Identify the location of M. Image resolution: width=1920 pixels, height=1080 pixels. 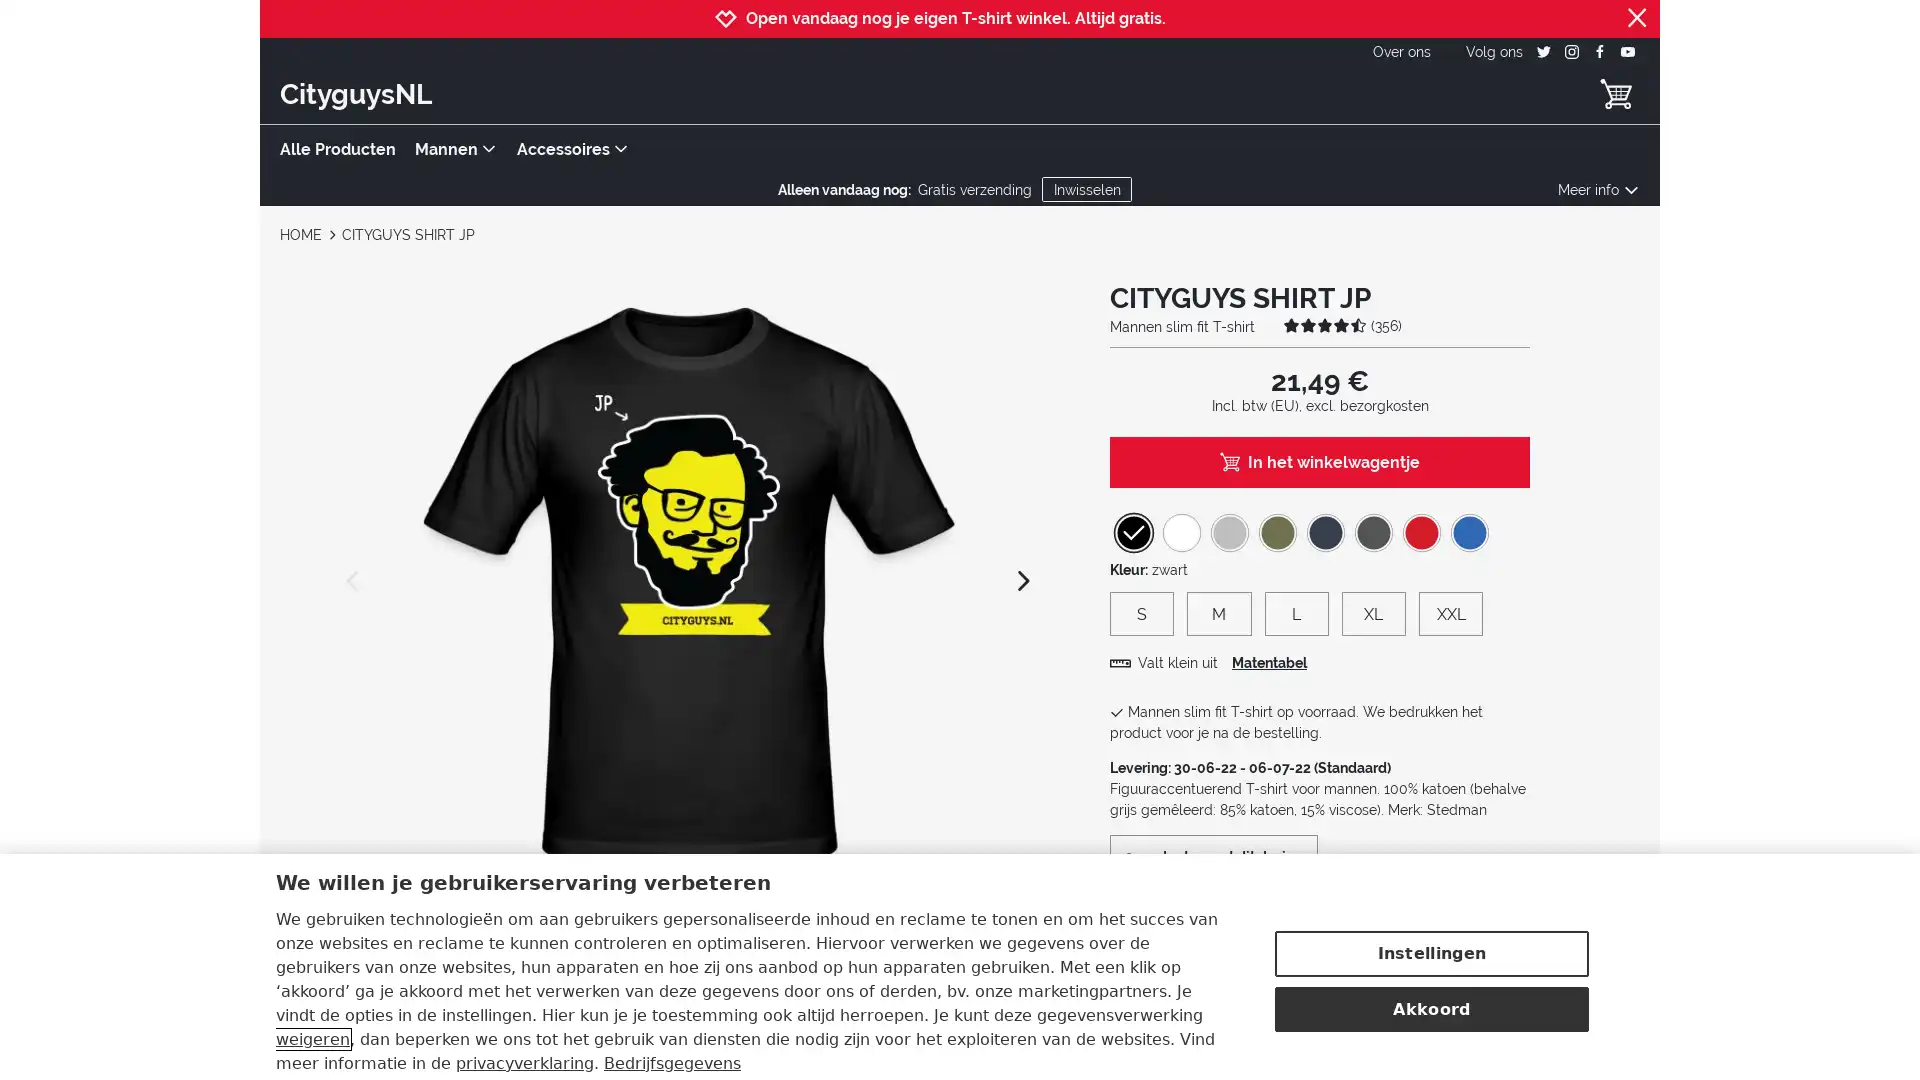
(1218, 612).